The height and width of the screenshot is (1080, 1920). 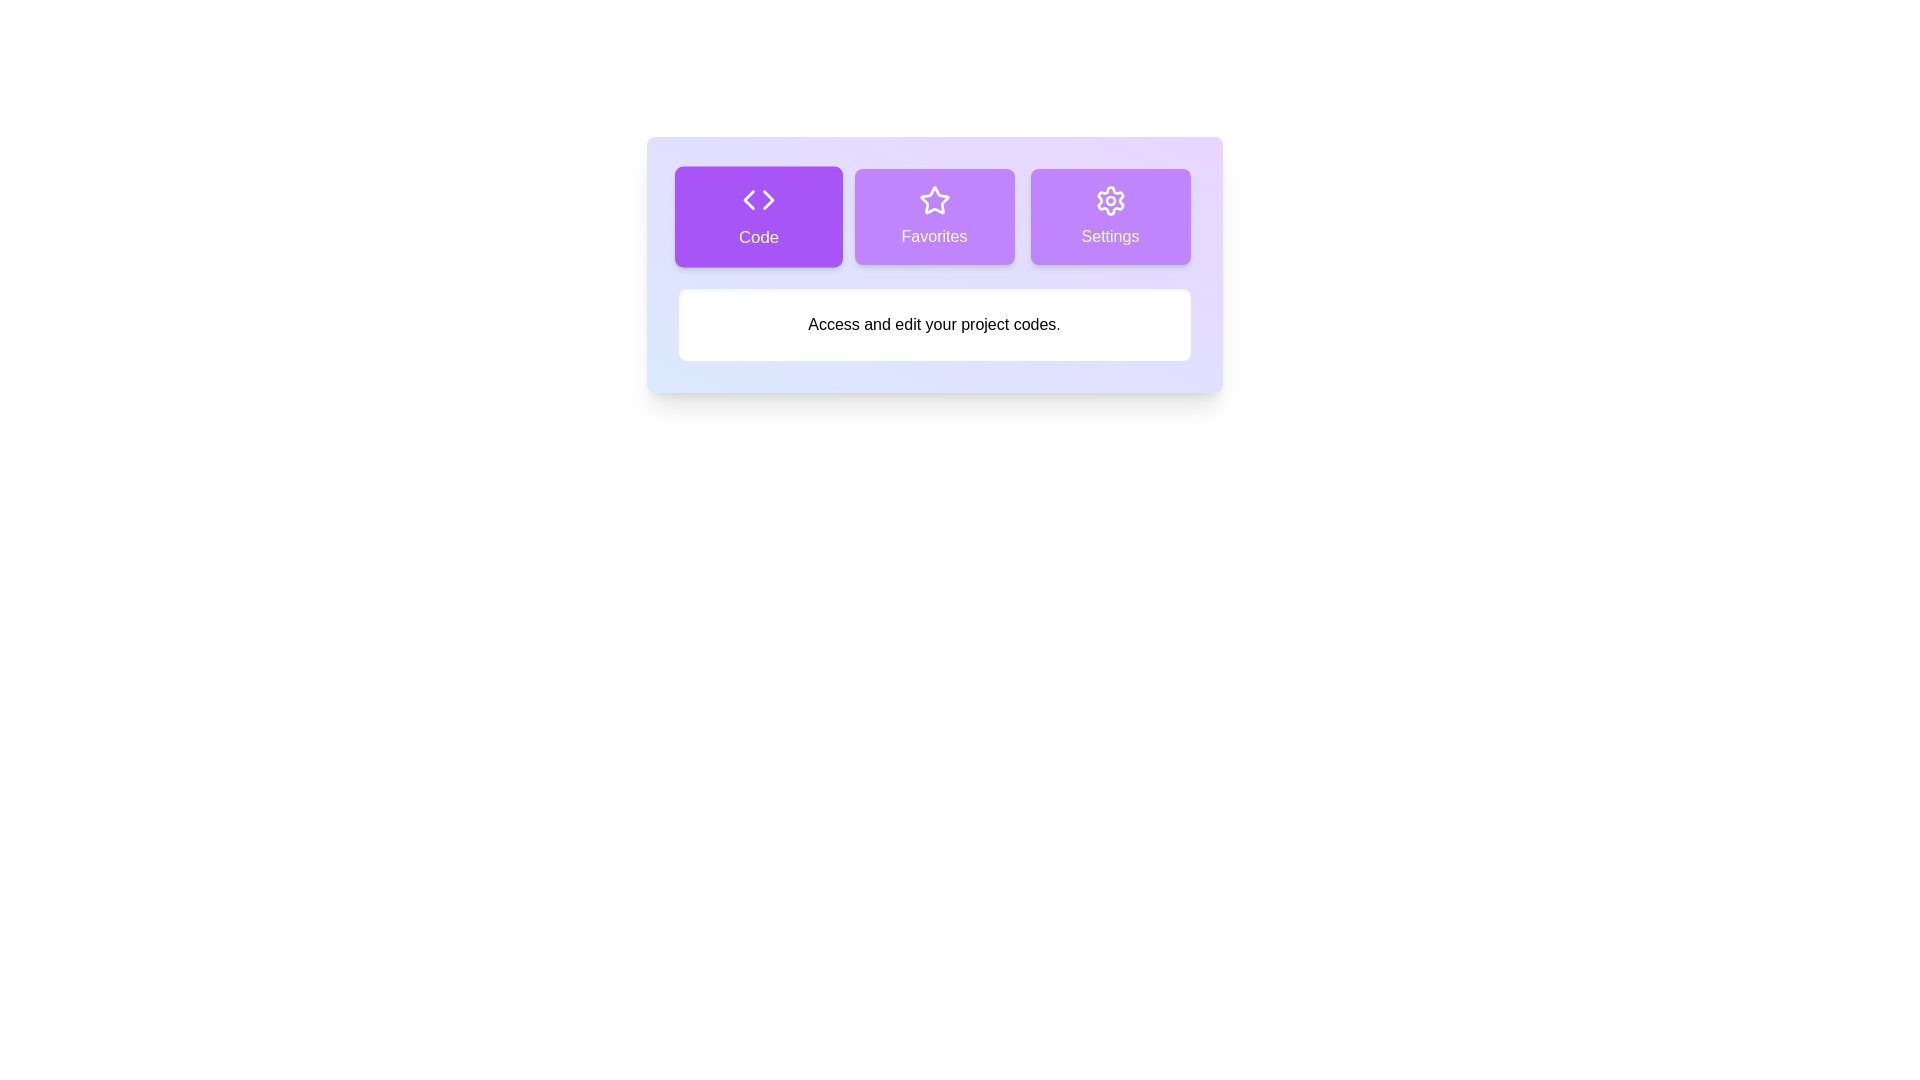 I want to click on the text label that reads 'Access and edit your project codes.' which is located centrally below the interactive purple buttons labeled 'Code,' 'Favorites,' and 'Settings.', so click(x=933, y=323).